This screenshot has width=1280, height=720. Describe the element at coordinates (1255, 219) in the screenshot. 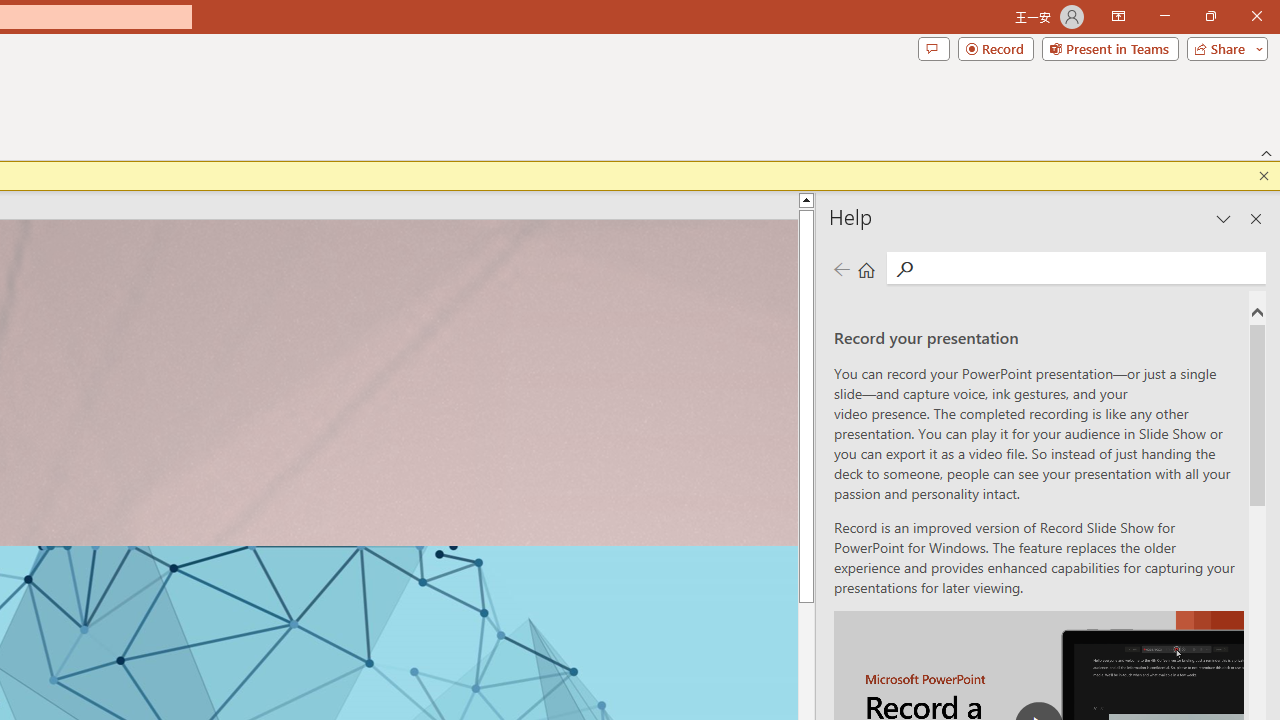

I see `'Close pane'` at that location.